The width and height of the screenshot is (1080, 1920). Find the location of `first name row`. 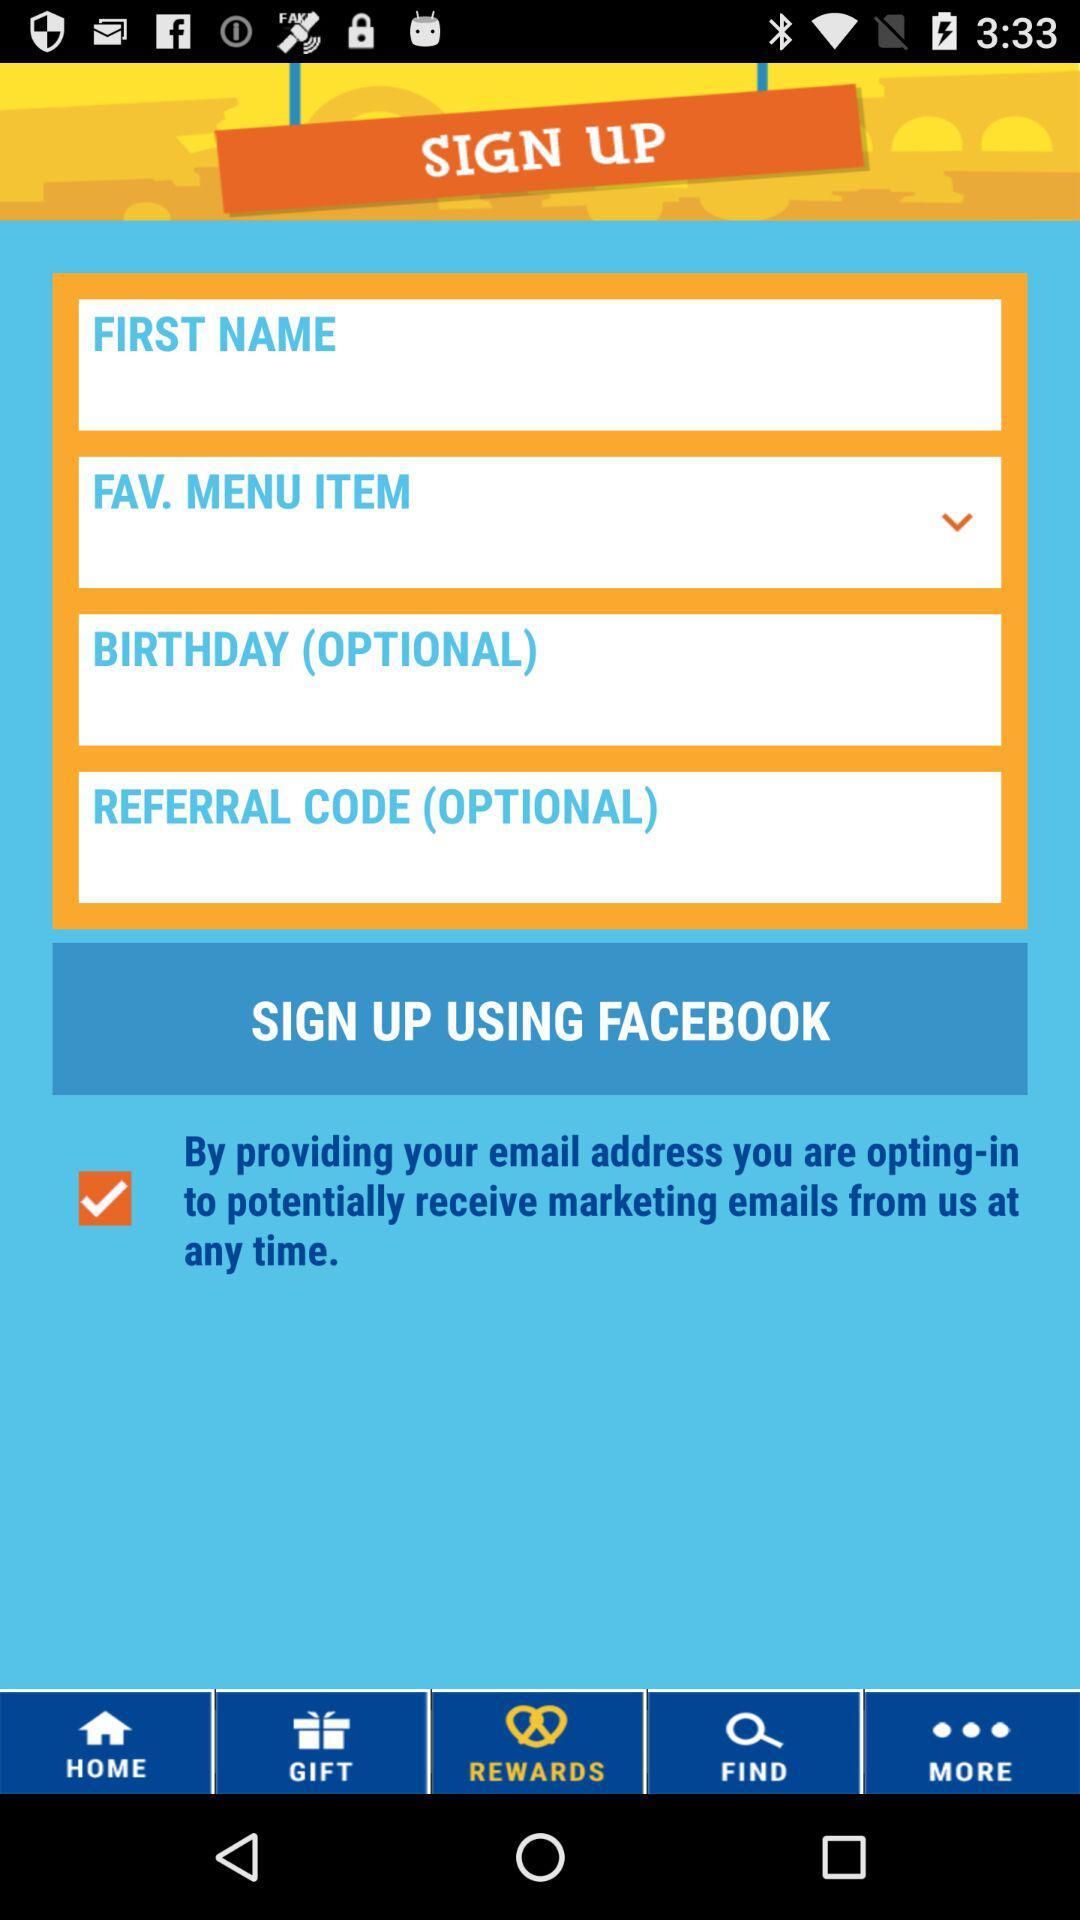

first name row is located at coordinates (540, 364).